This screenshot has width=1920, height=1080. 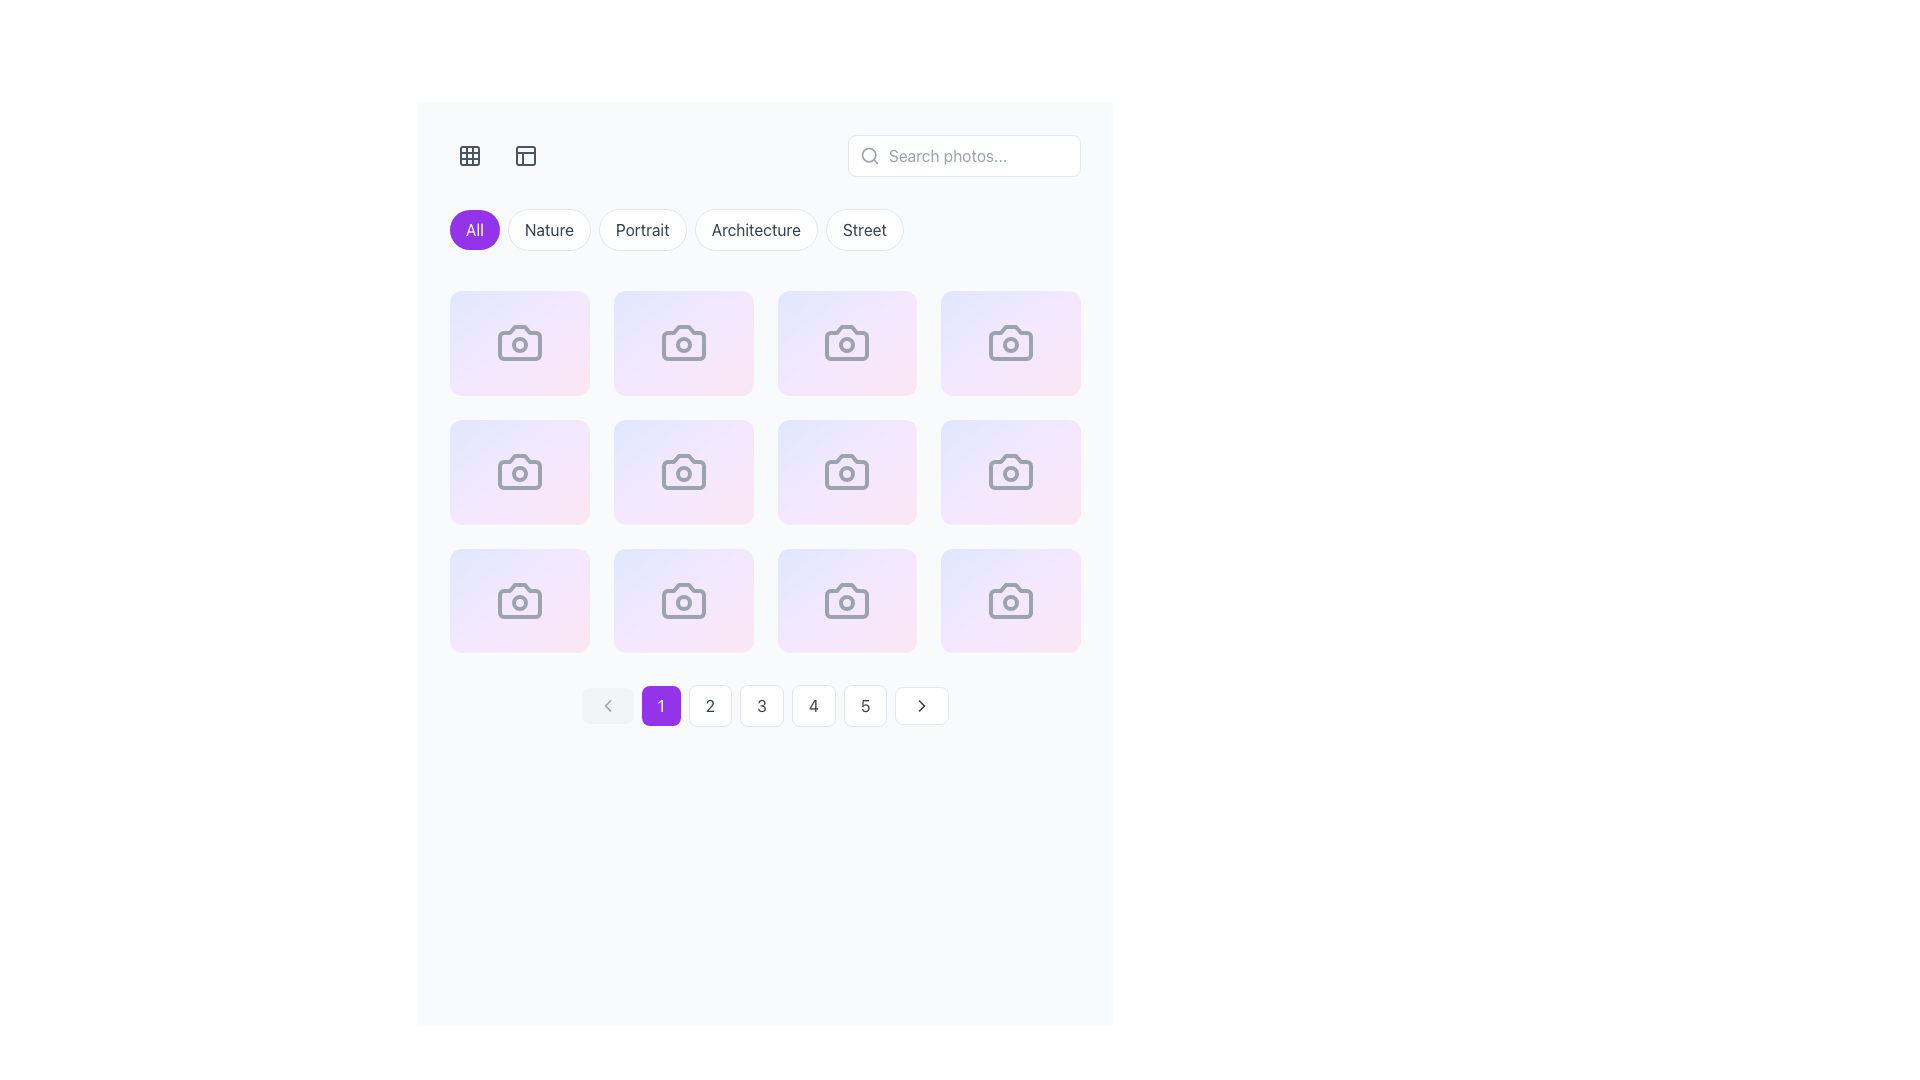 I want to click on the camera icon located in the second column of the third row within a grid of image placeholders, so click(x=847, y=472).